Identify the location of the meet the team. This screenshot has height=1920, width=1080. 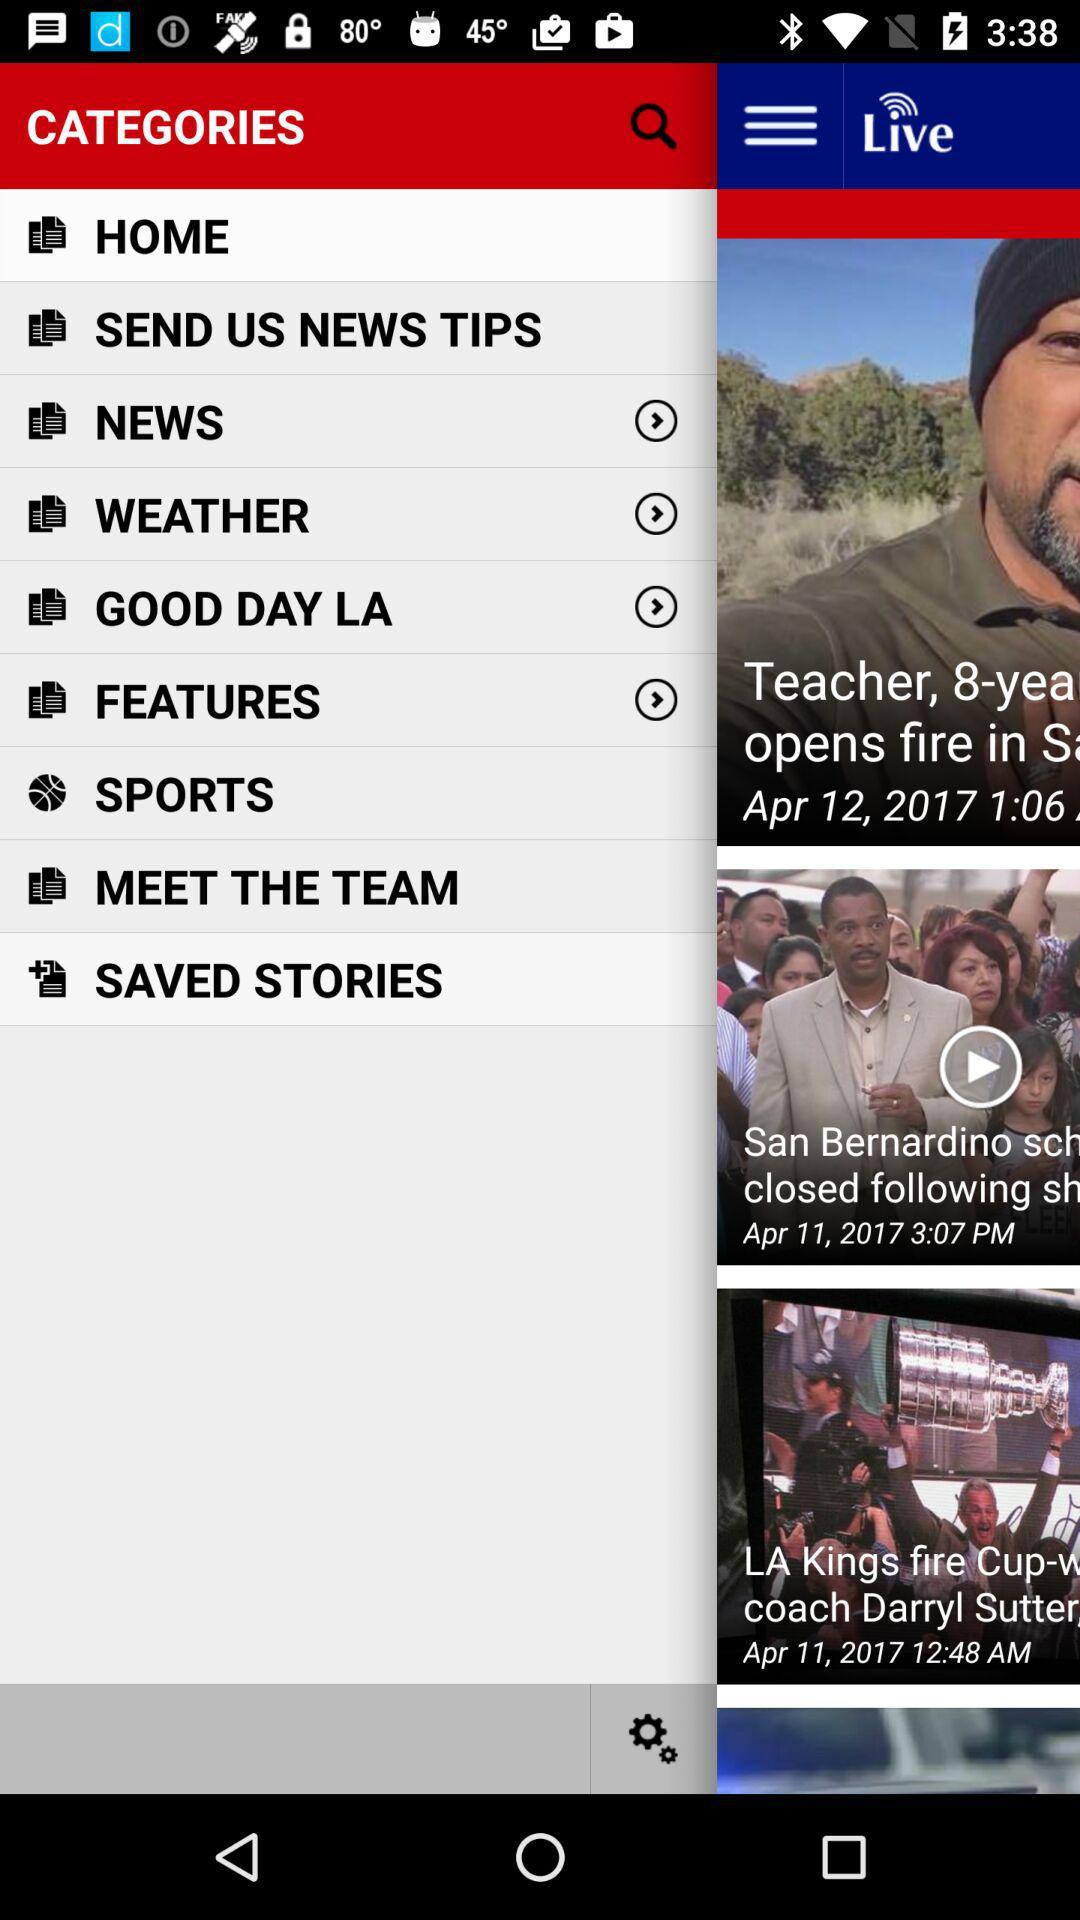
(277, 885).